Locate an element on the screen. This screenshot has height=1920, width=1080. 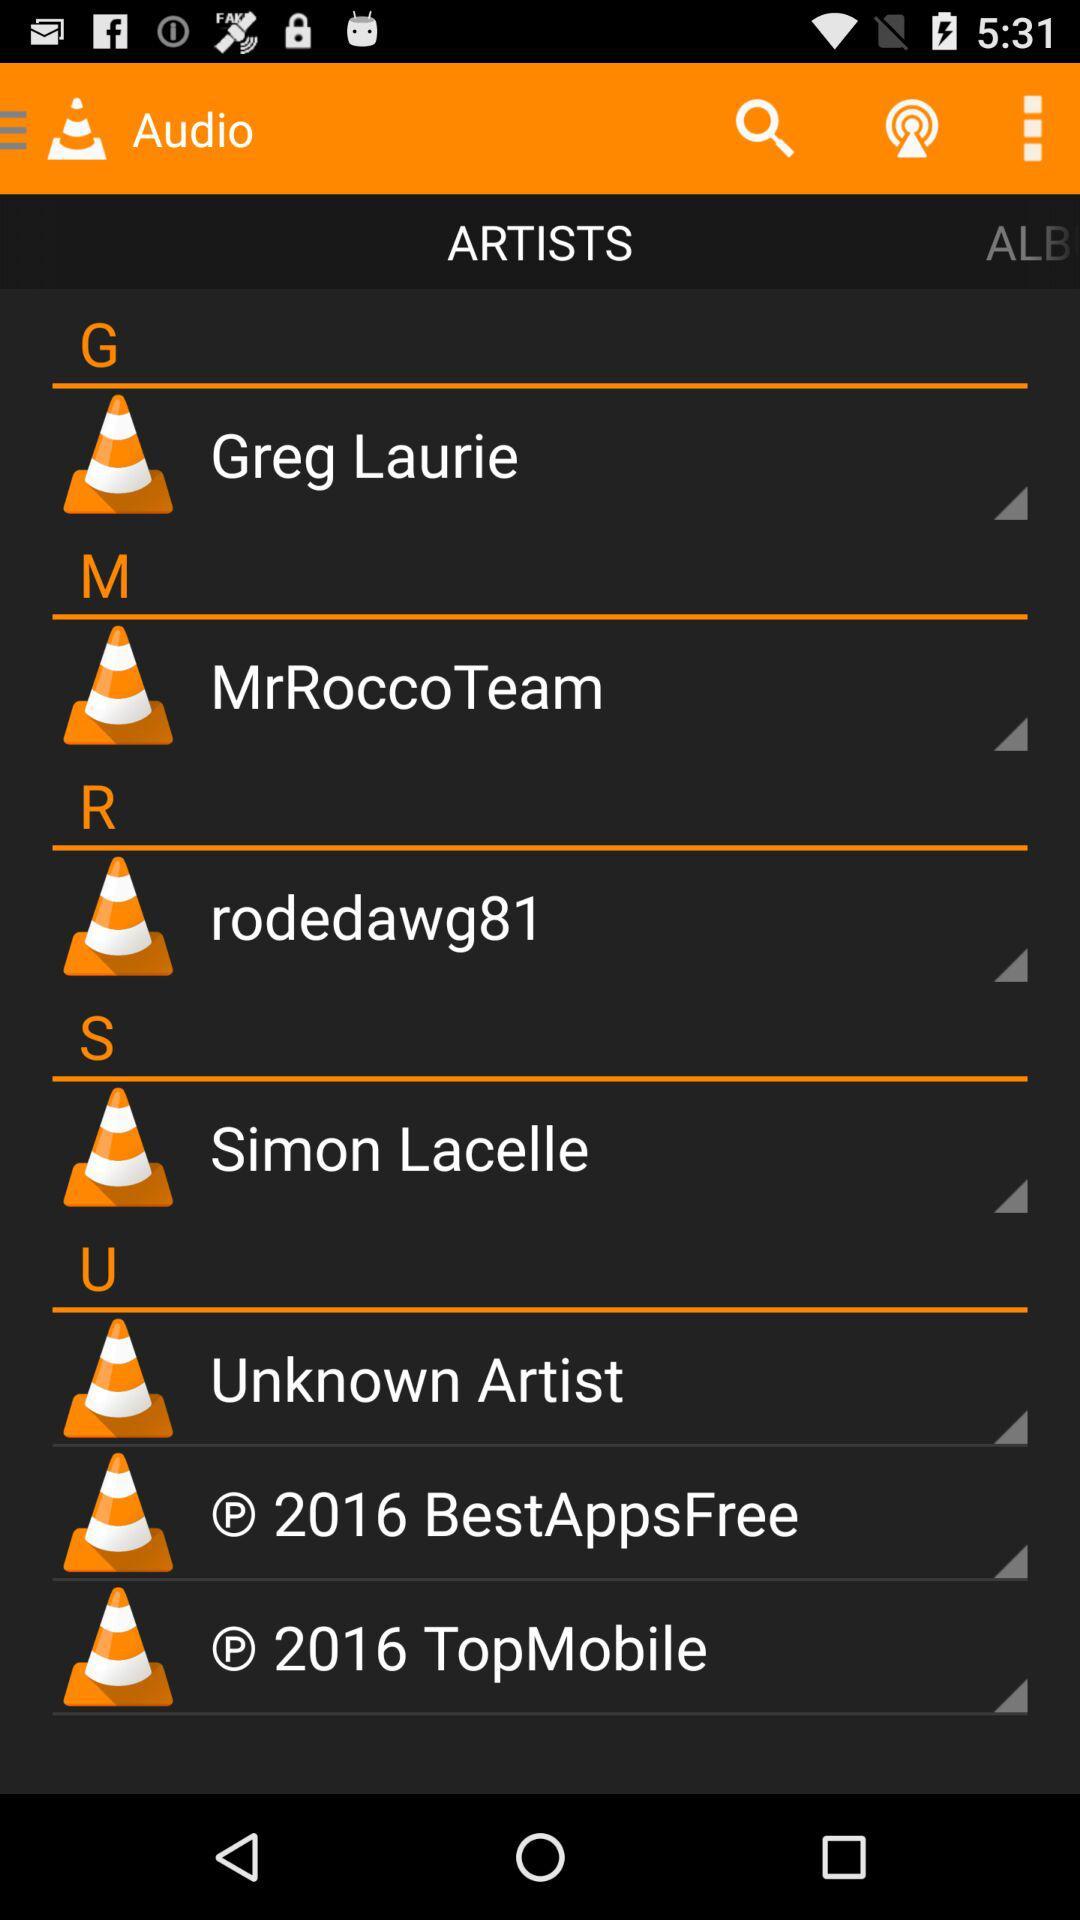
opens sub-menu is located at coordinates (975, 1661).